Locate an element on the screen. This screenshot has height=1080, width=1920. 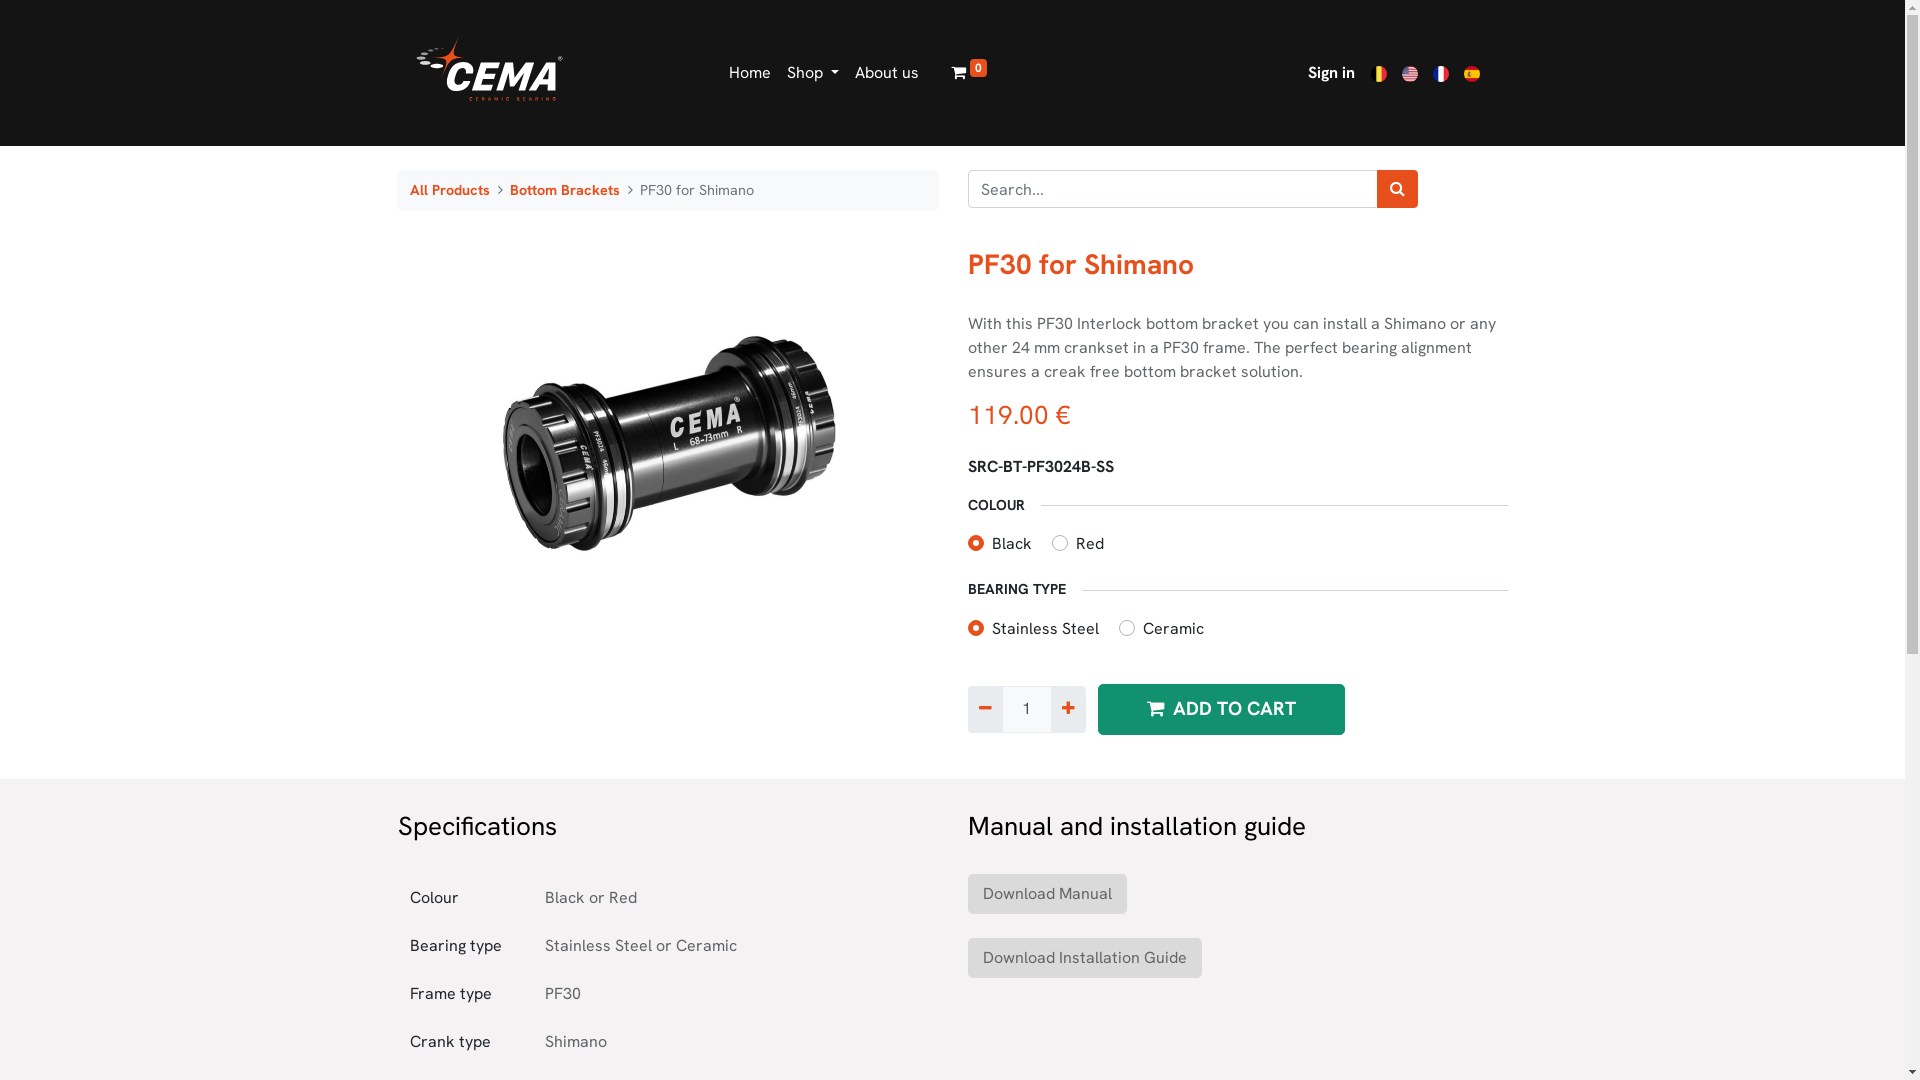
'Add one' is located at coordinates (1067, 708).